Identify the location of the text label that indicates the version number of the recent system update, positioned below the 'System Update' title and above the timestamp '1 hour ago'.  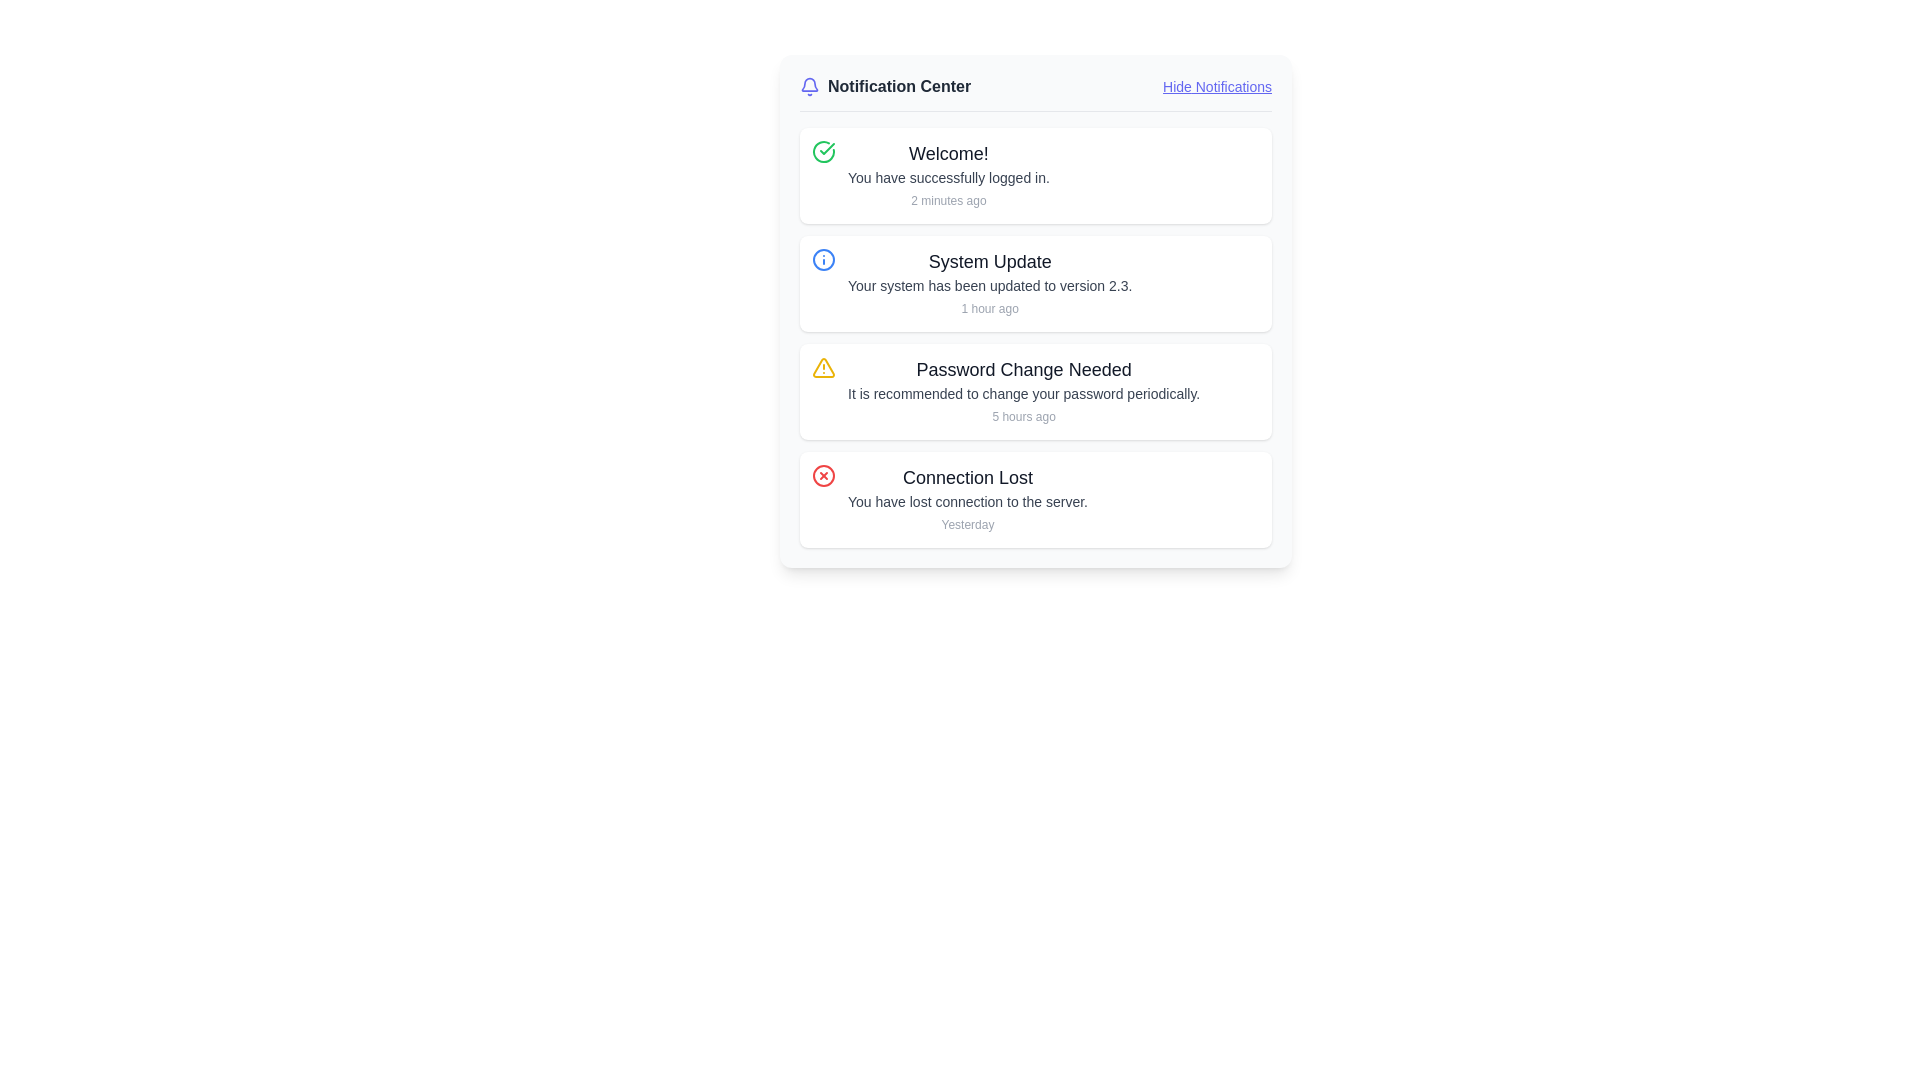
(990, 285).